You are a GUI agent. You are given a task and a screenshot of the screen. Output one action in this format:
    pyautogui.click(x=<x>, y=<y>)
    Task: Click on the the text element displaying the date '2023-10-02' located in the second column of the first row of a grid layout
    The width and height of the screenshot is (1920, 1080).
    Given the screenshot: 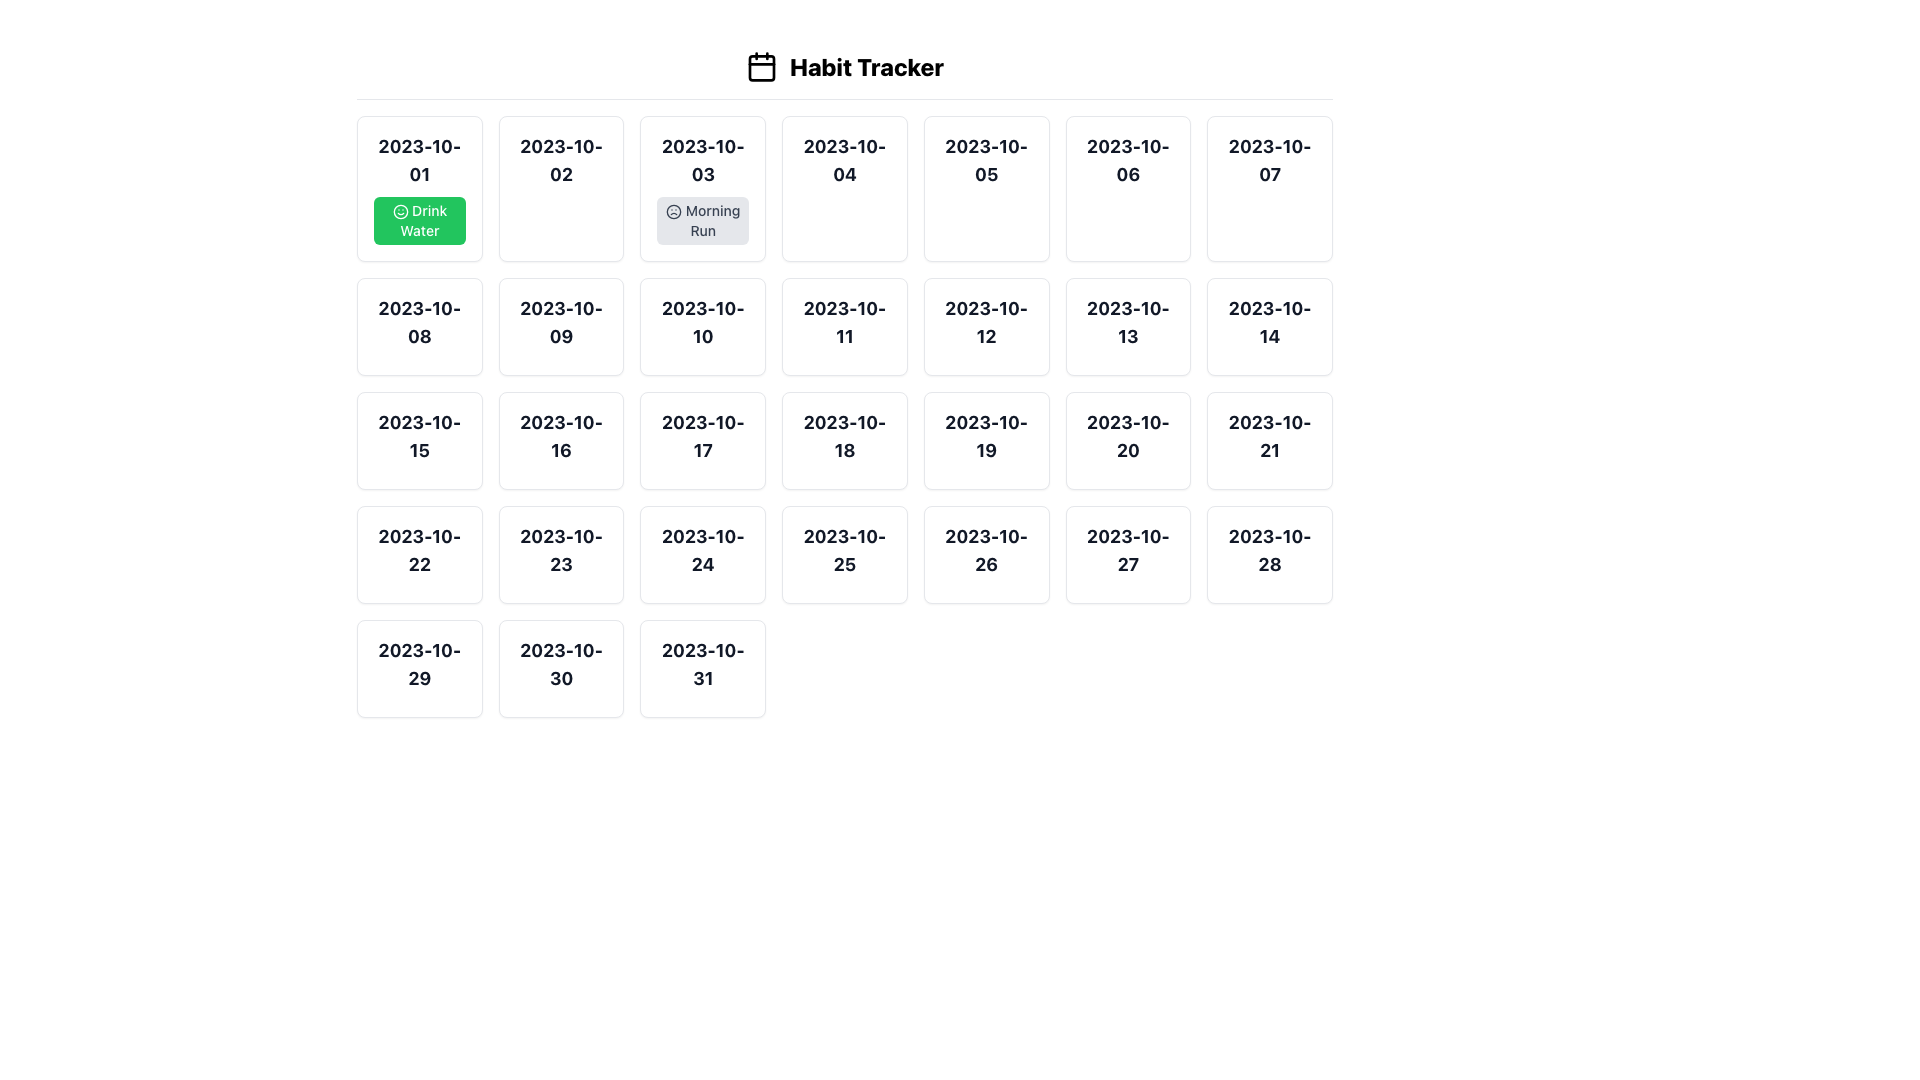 What is the action you would take?
    pyautogui.click(x=560, y=160)
    